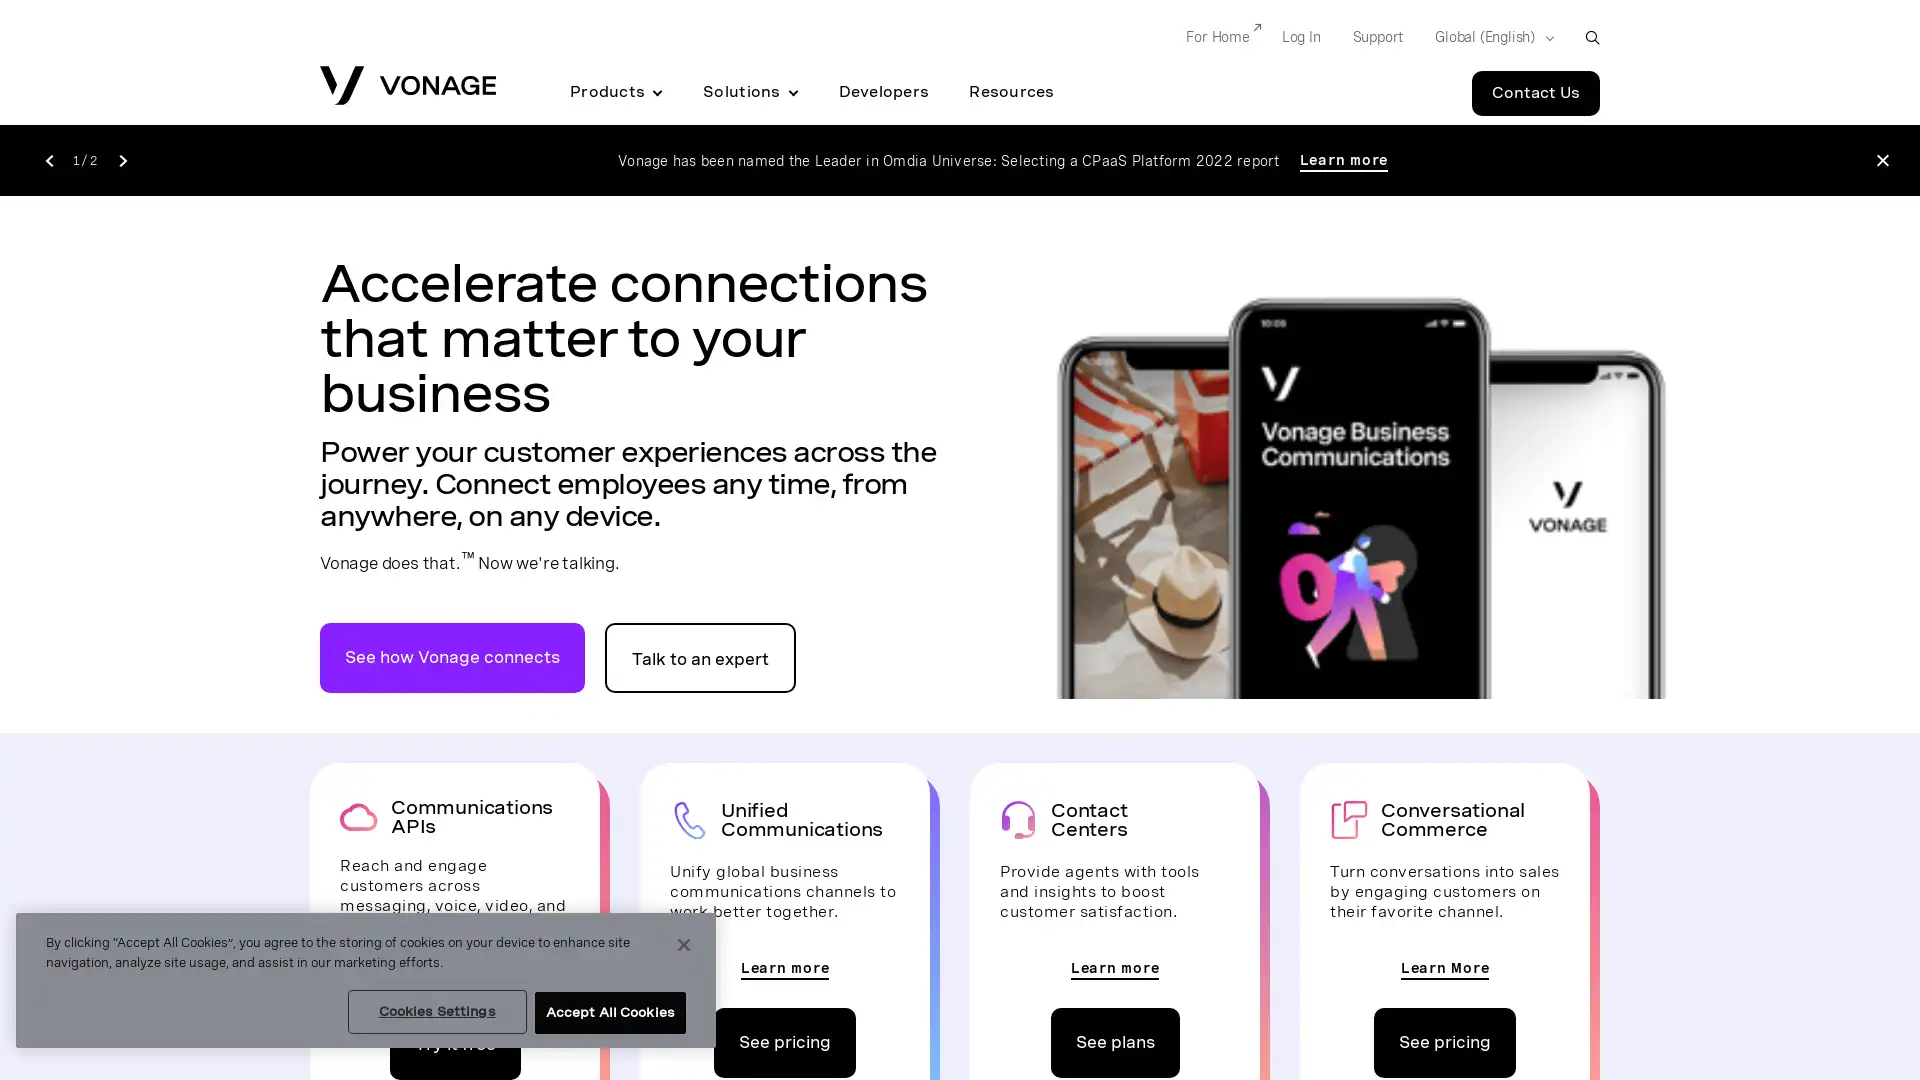 This screenshot has height=1080, width=1920. I want to click on Cookies Settings, so click(435, 1011).